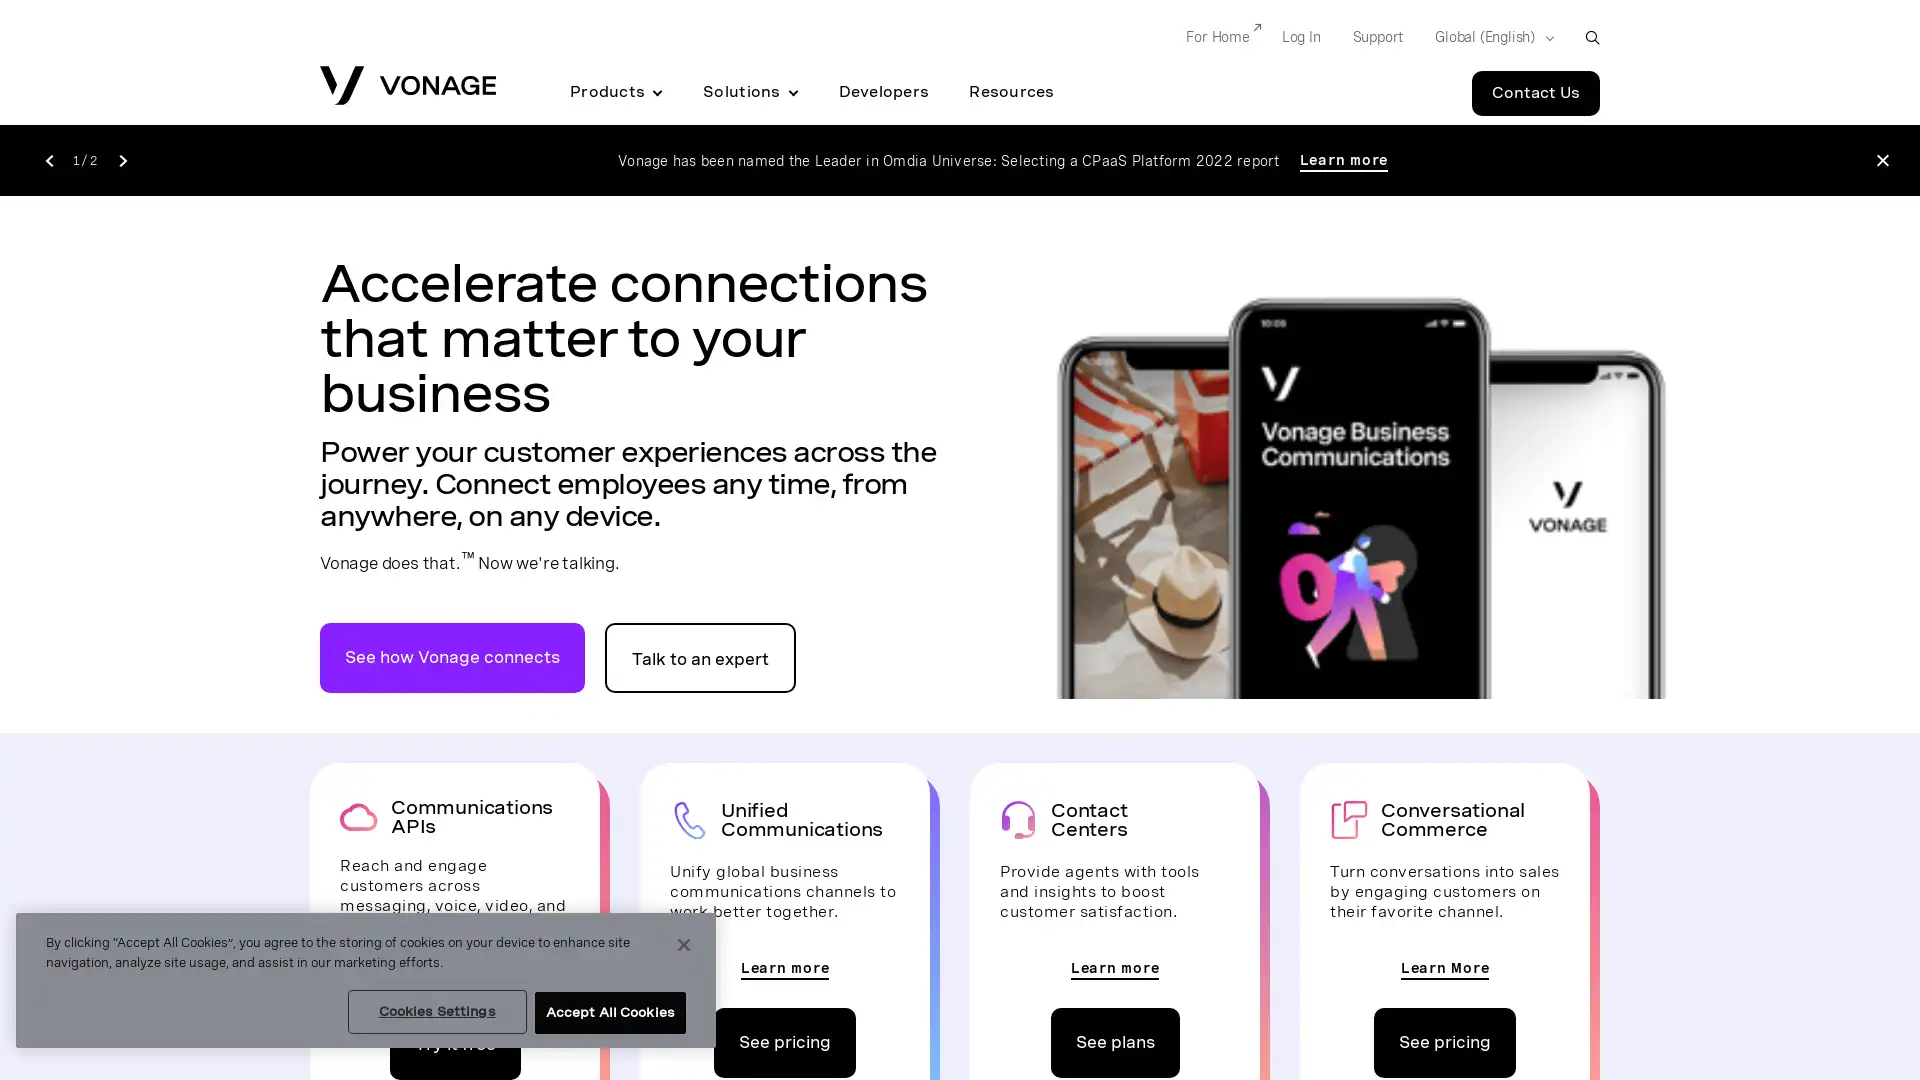 This screenshot has height=1080, width=1920. I want to click on Cookies Settings, so click(435, 1011).